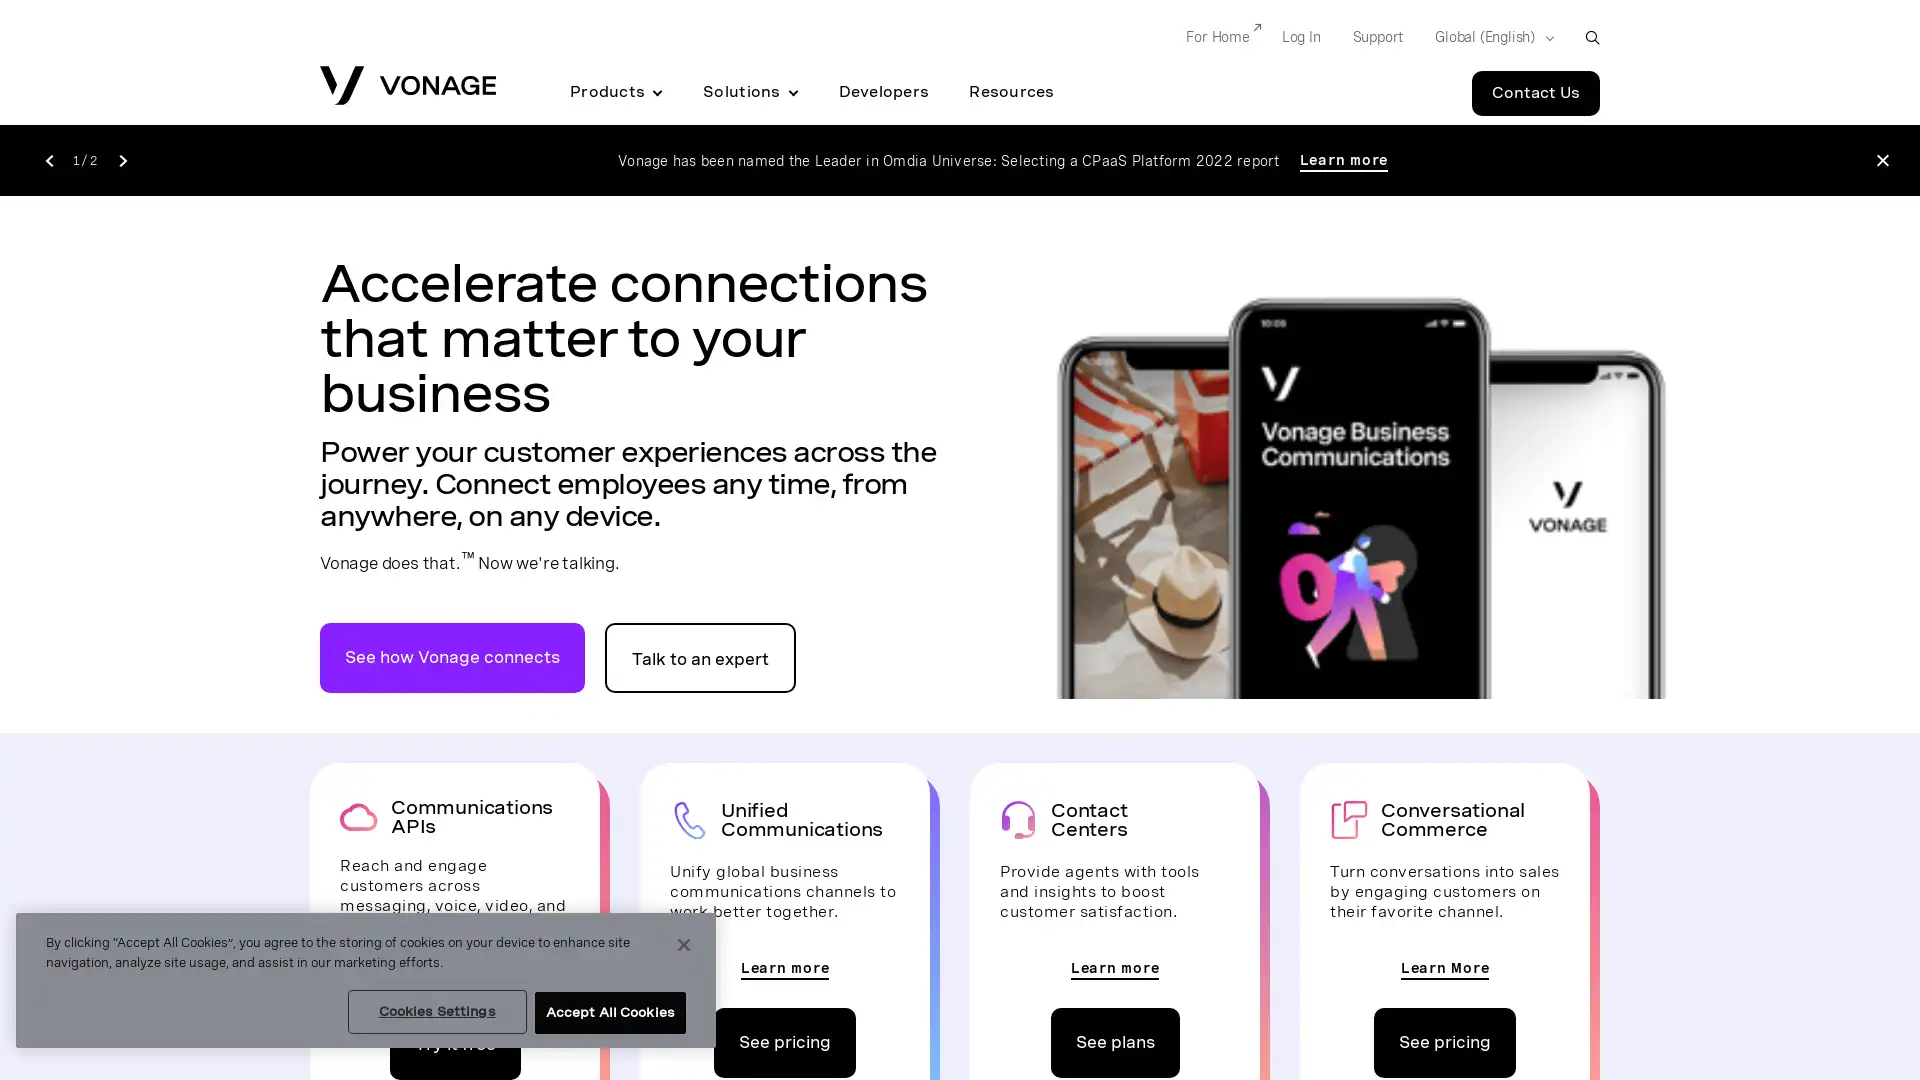 This screenshot has height=1080, width=1920. I want to click on Cookies Settings, so click(435, 1011).